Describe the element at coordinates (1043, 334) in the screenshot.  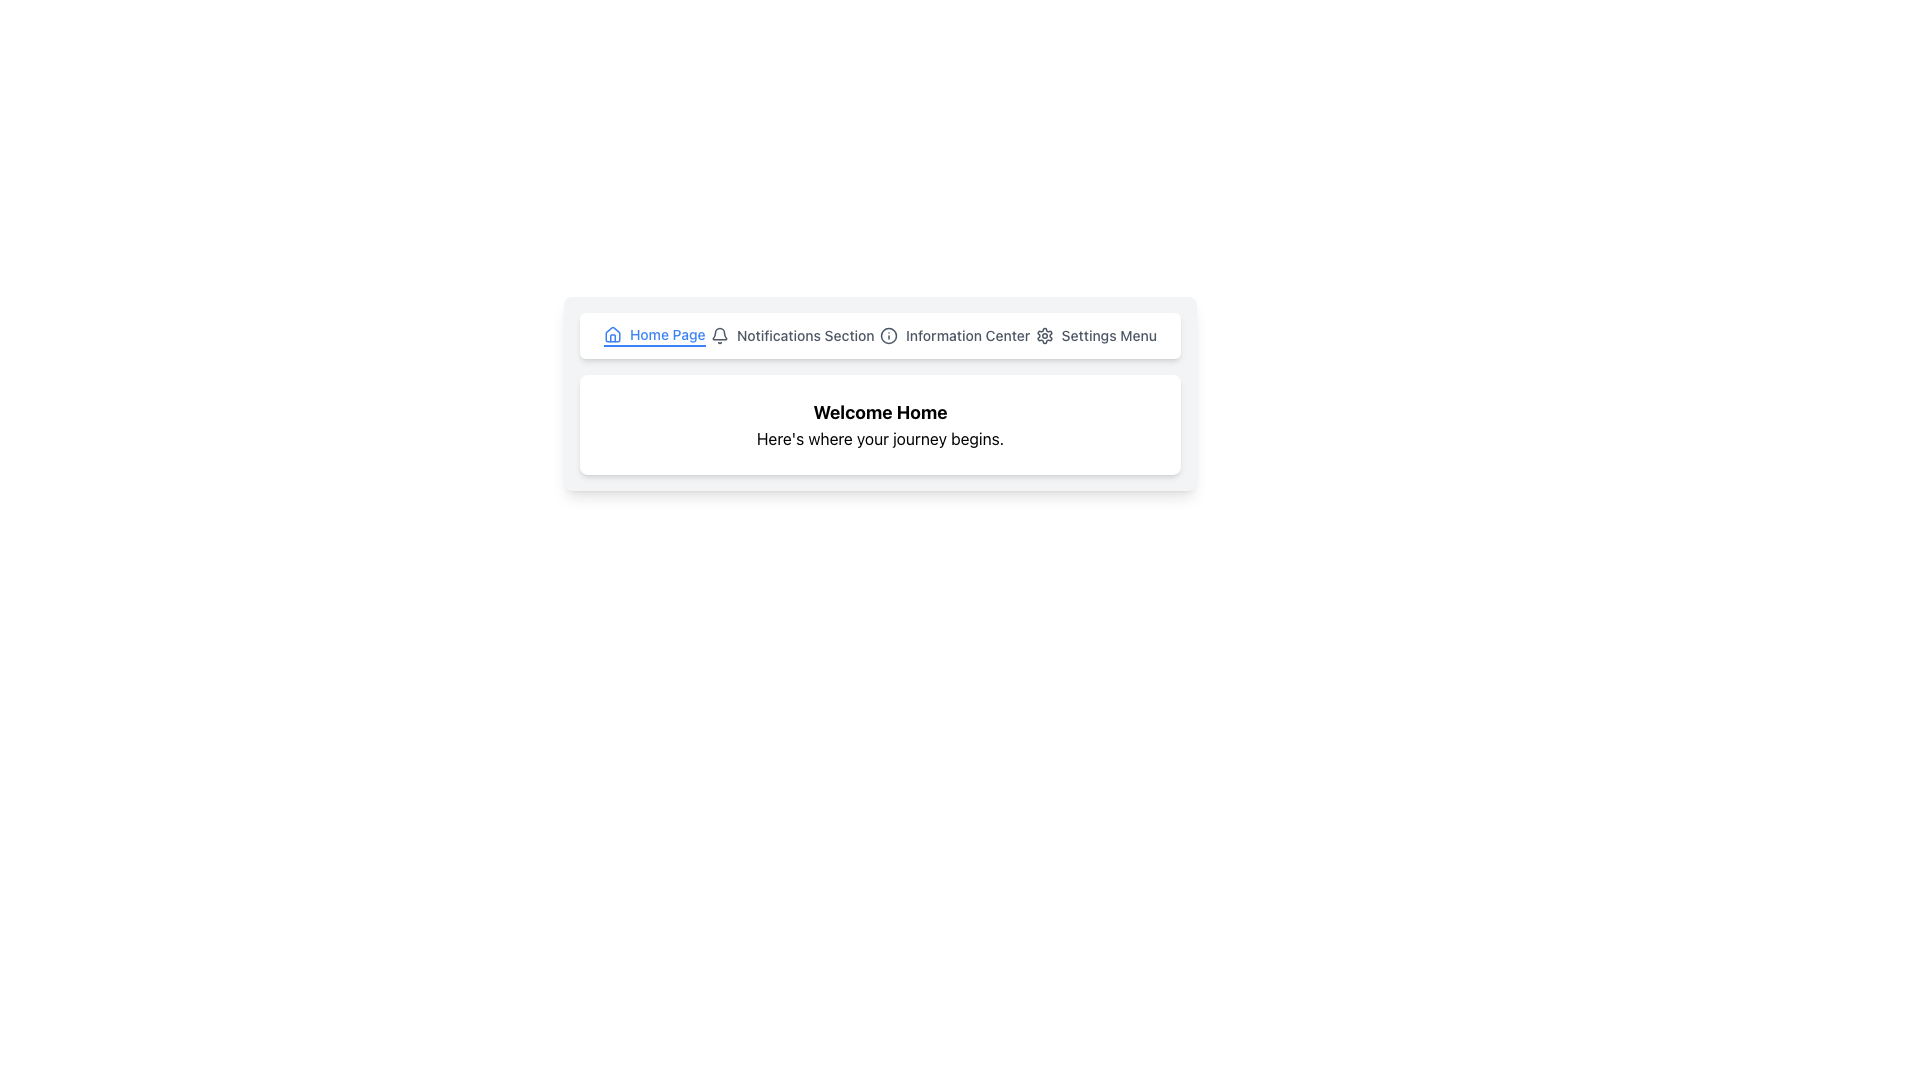
I see `the settings icon, which is a minimalistic gear shape located in the top-right header navigation bar` at that location.